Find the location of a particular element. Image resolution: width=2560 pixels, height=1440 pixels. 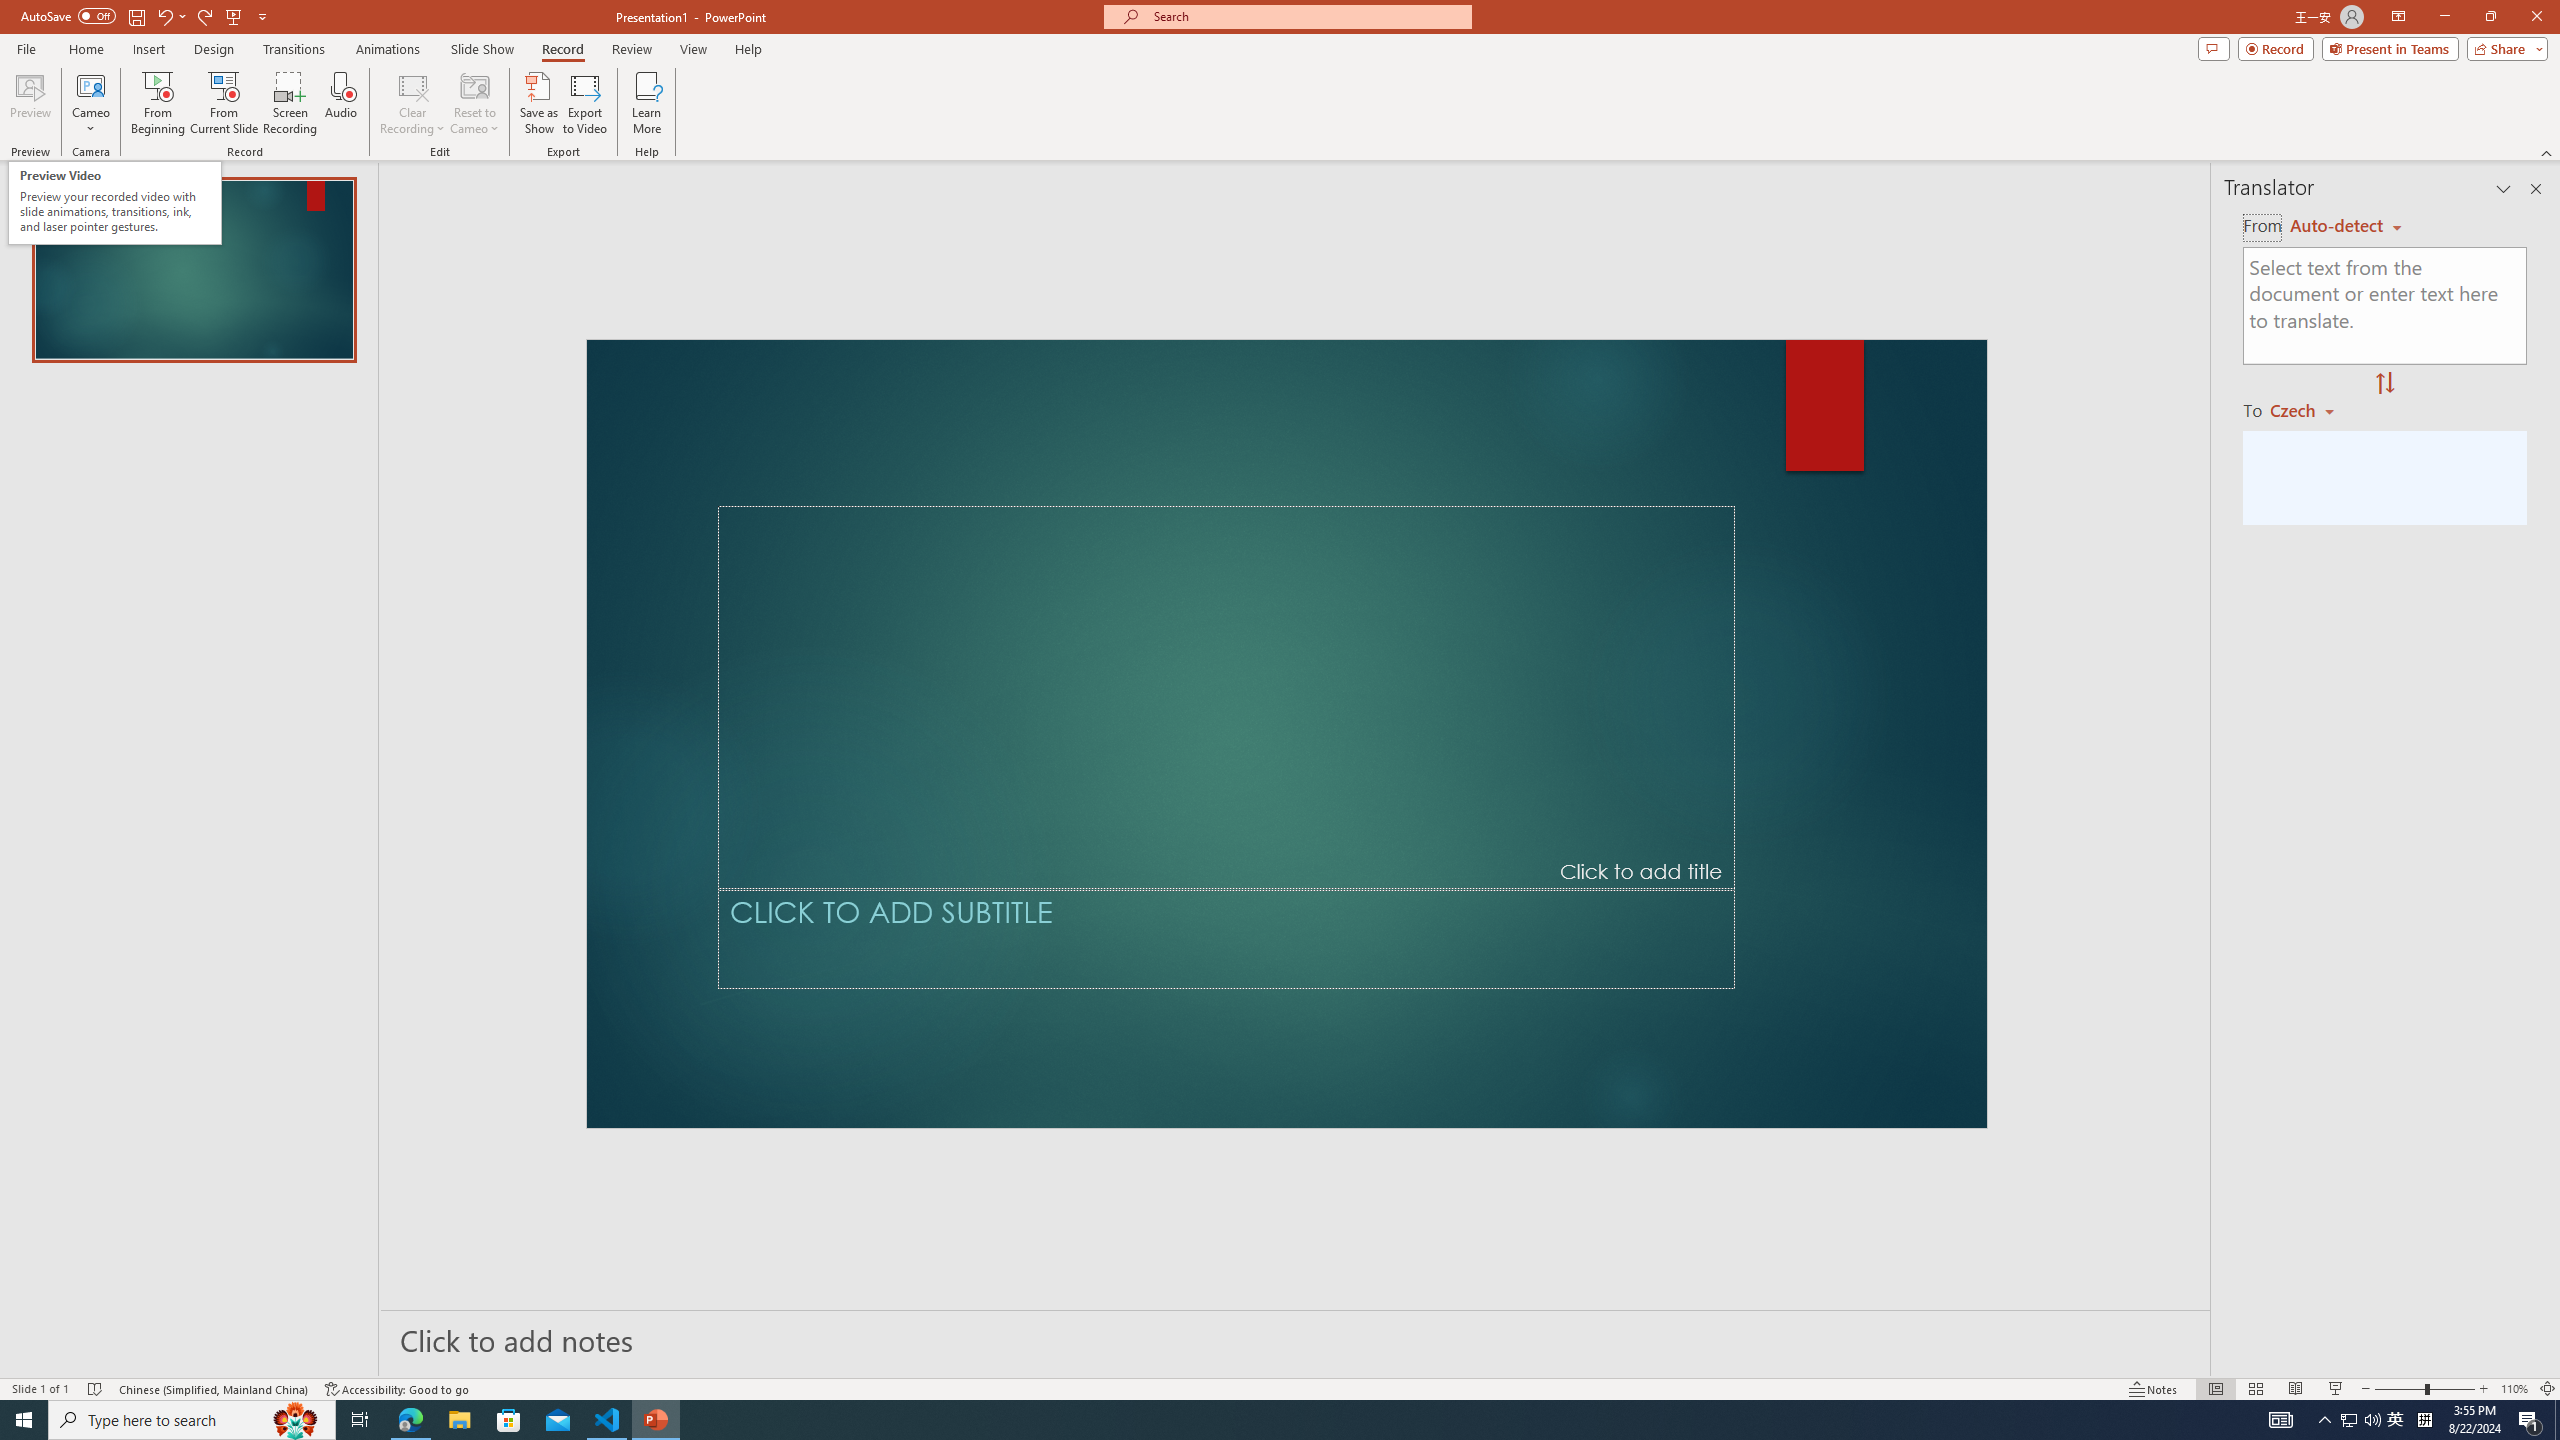

'Czech' is located at coordinates (2310, 409).